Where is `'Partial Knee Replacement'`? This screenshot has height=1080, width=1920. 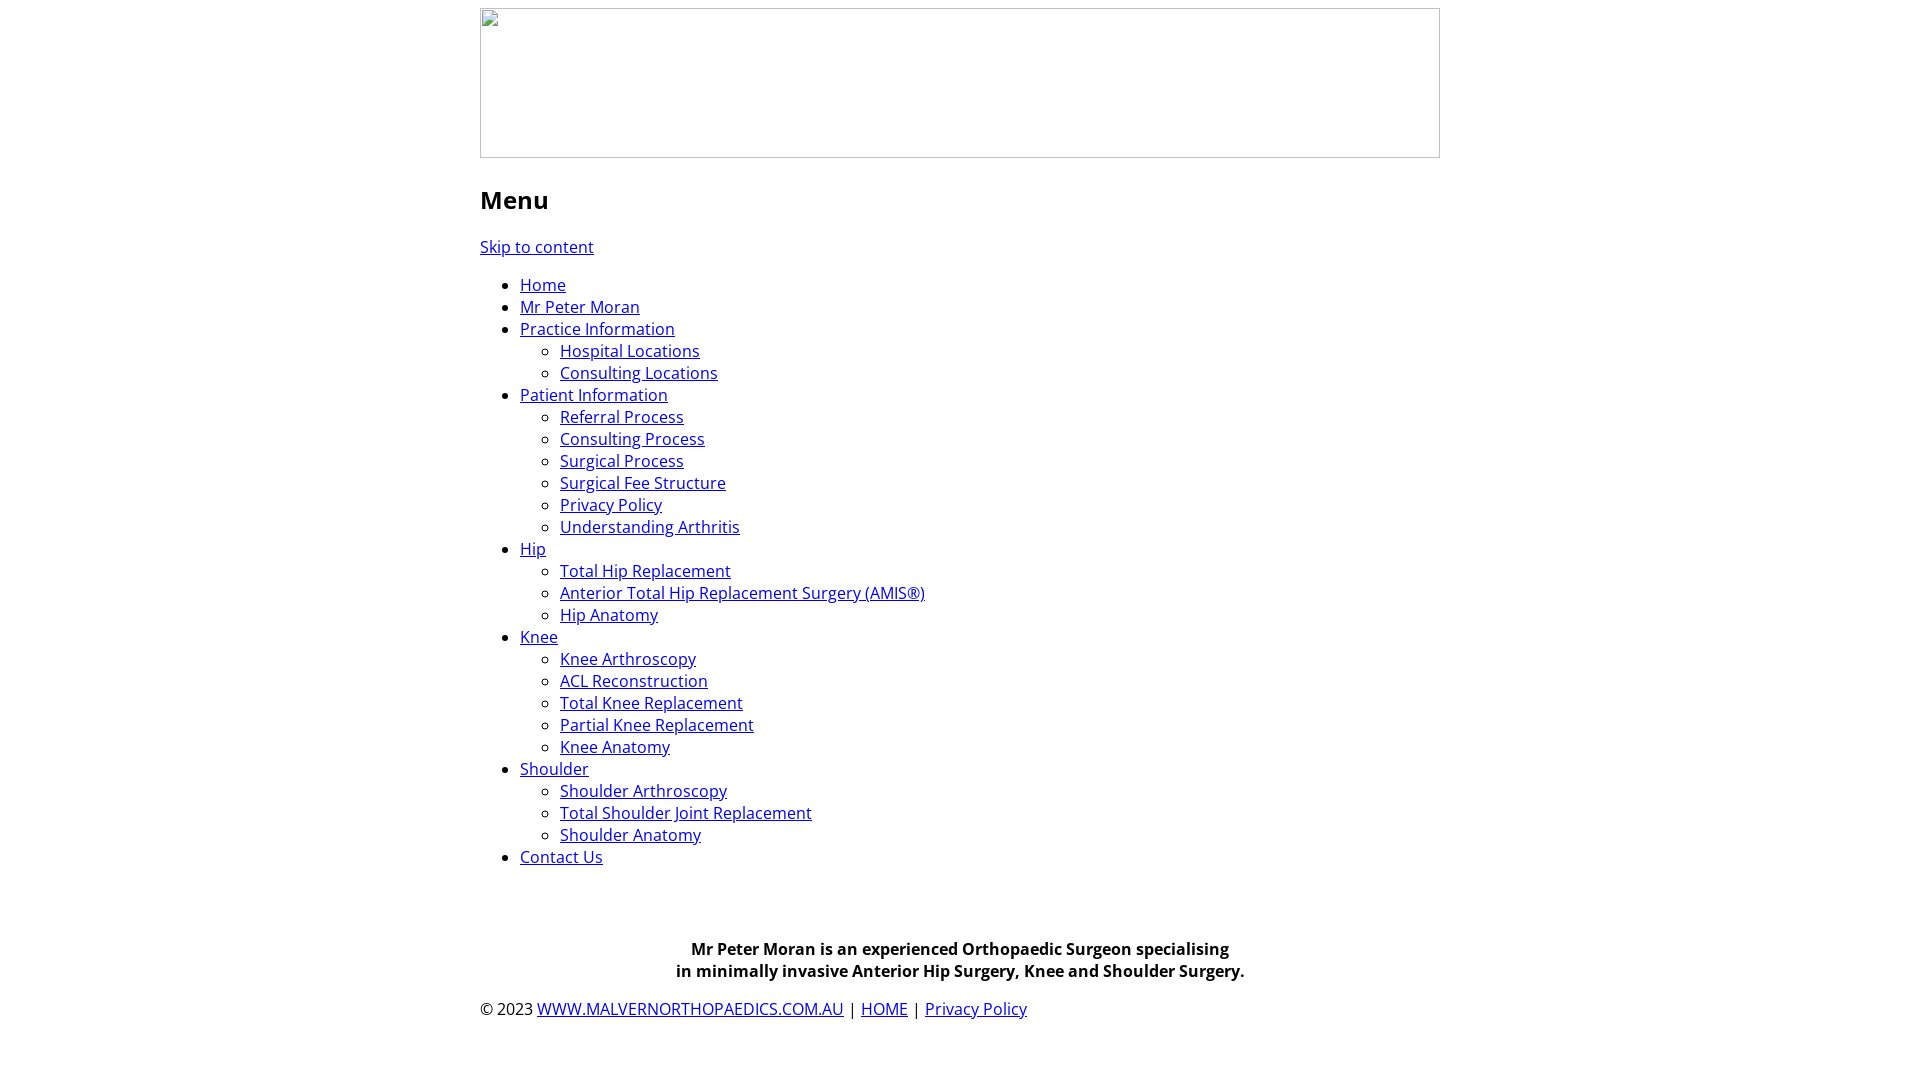
'Partial Knee Replacement' is located at coordinates (657, 725).